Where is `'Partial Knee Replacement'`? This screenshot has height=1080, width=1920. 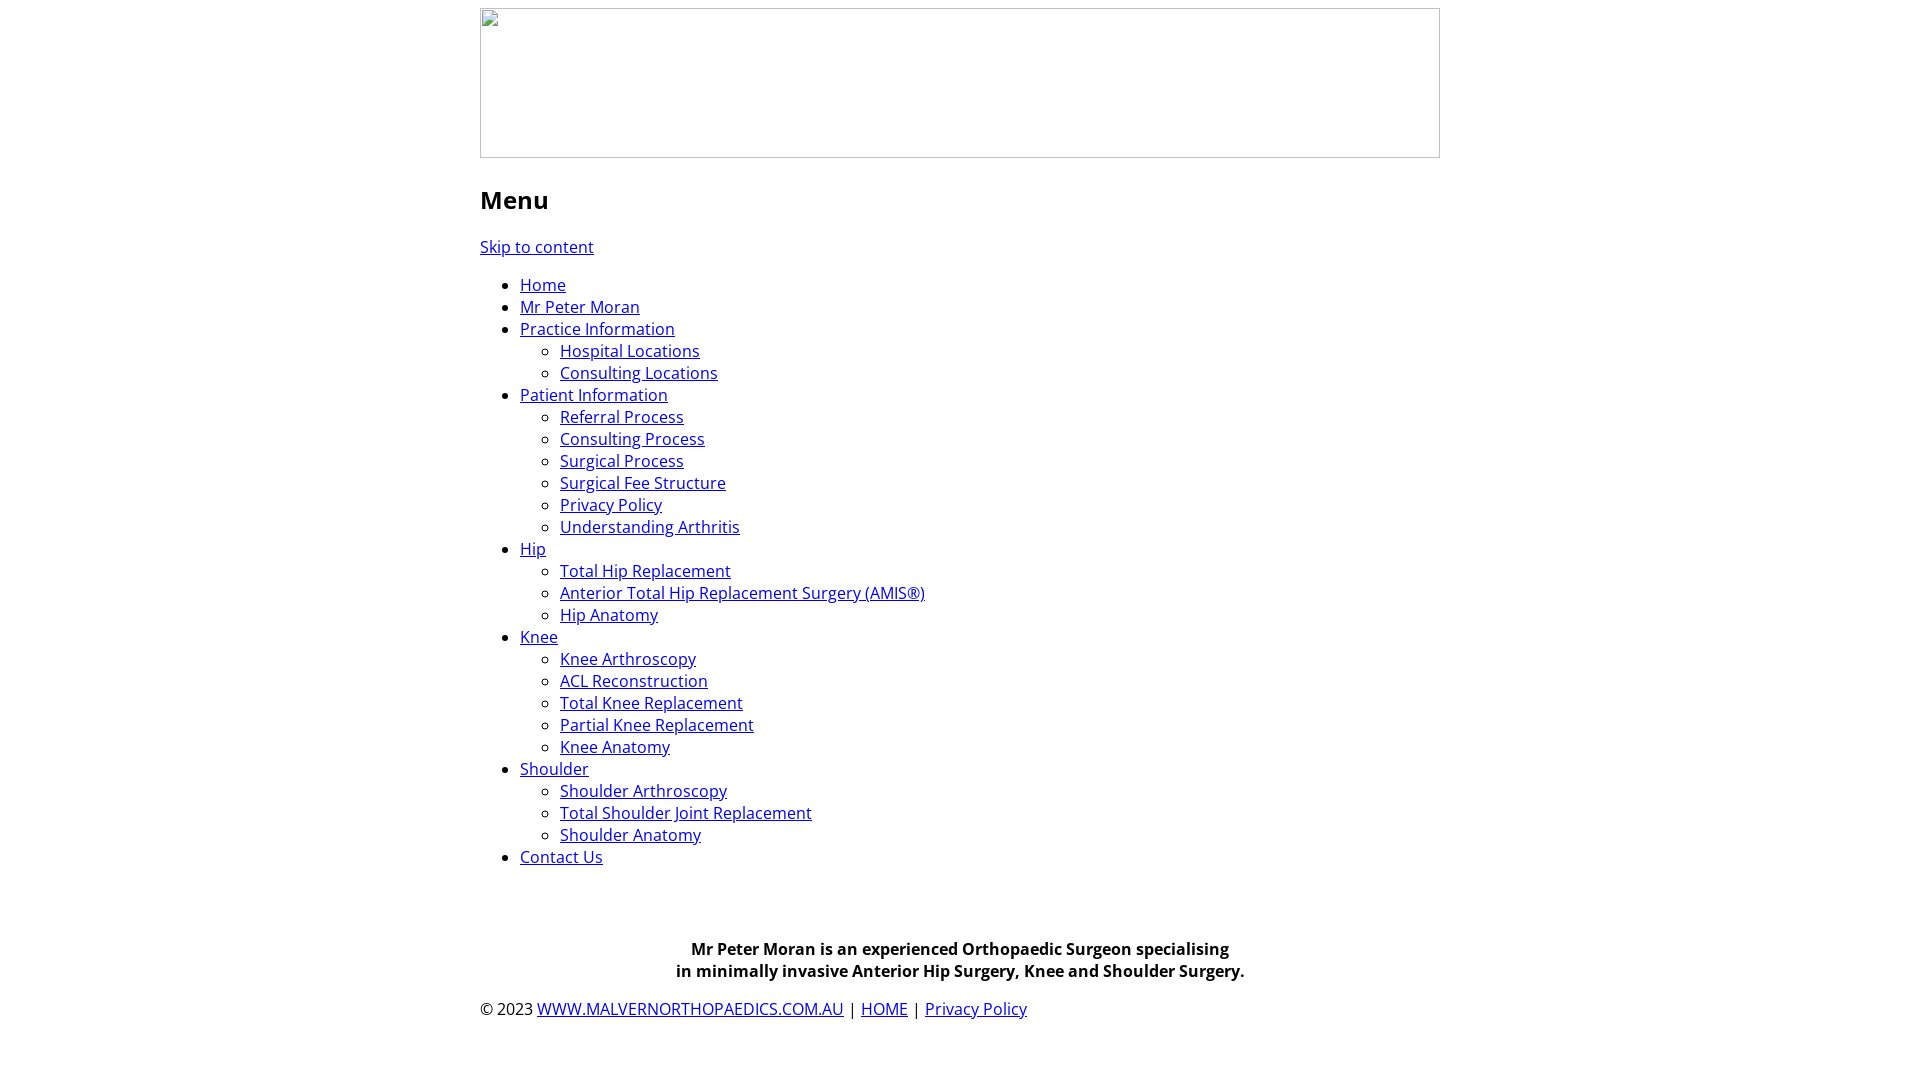
'Partial Knee Replacement' is located at coordinates (657, 725).